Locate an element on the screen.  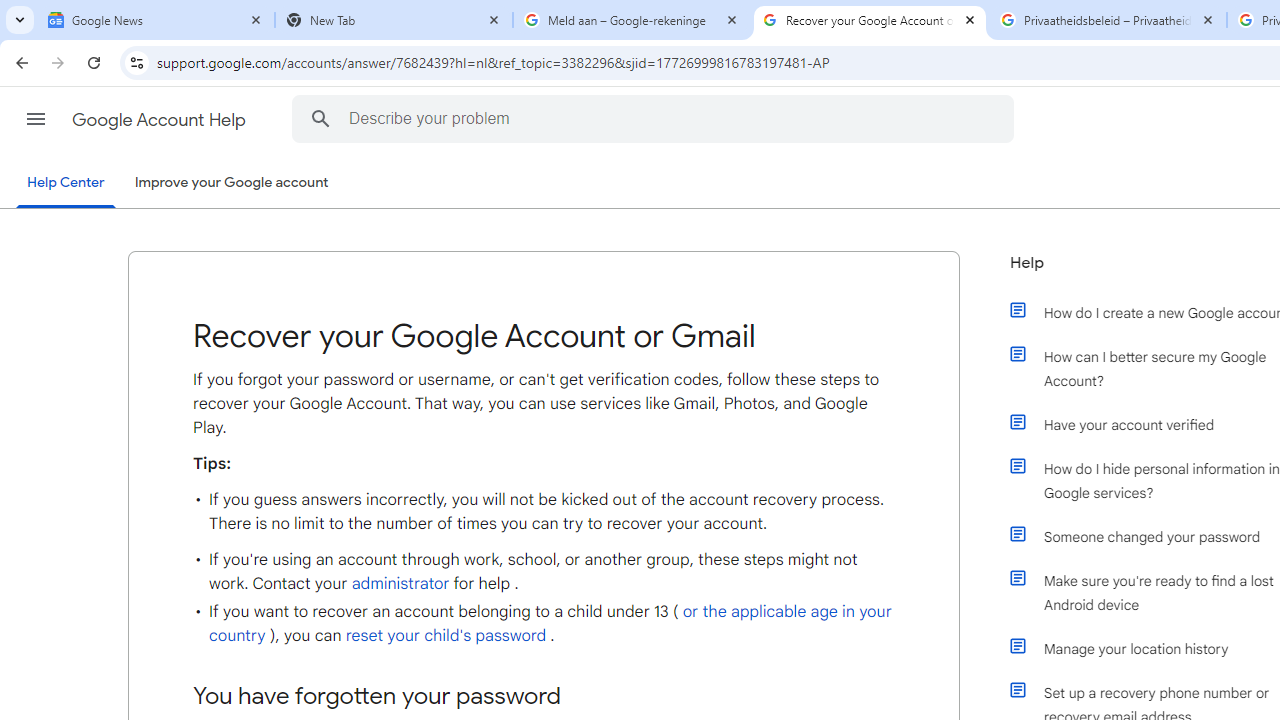
'New Tab' is located at coordinates (394, 20).